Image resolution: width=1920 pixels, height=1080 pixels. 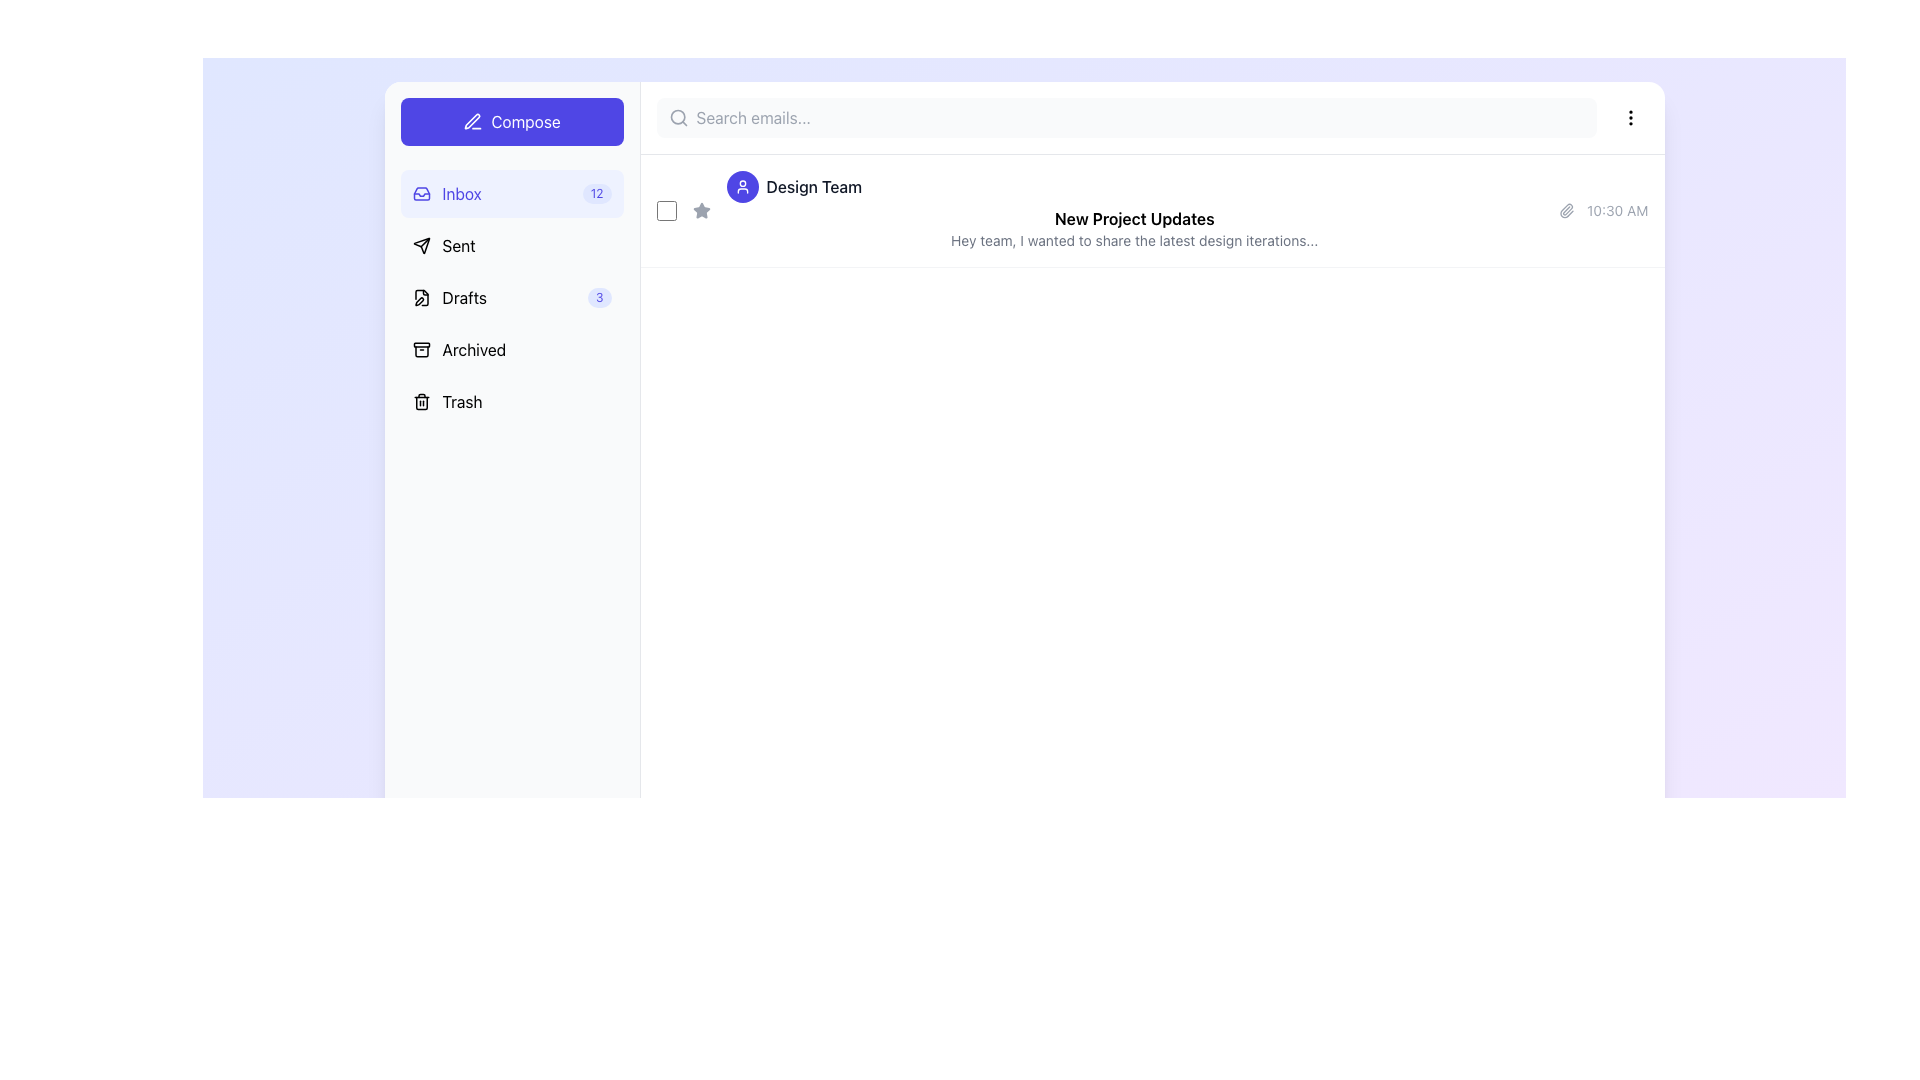 What do you see at coordinates (461, 401) in the screenshot?
I see `the 'Trash' navigation button located at the bottom of the left vertical navigation menu` at bounding box center [461, 401].